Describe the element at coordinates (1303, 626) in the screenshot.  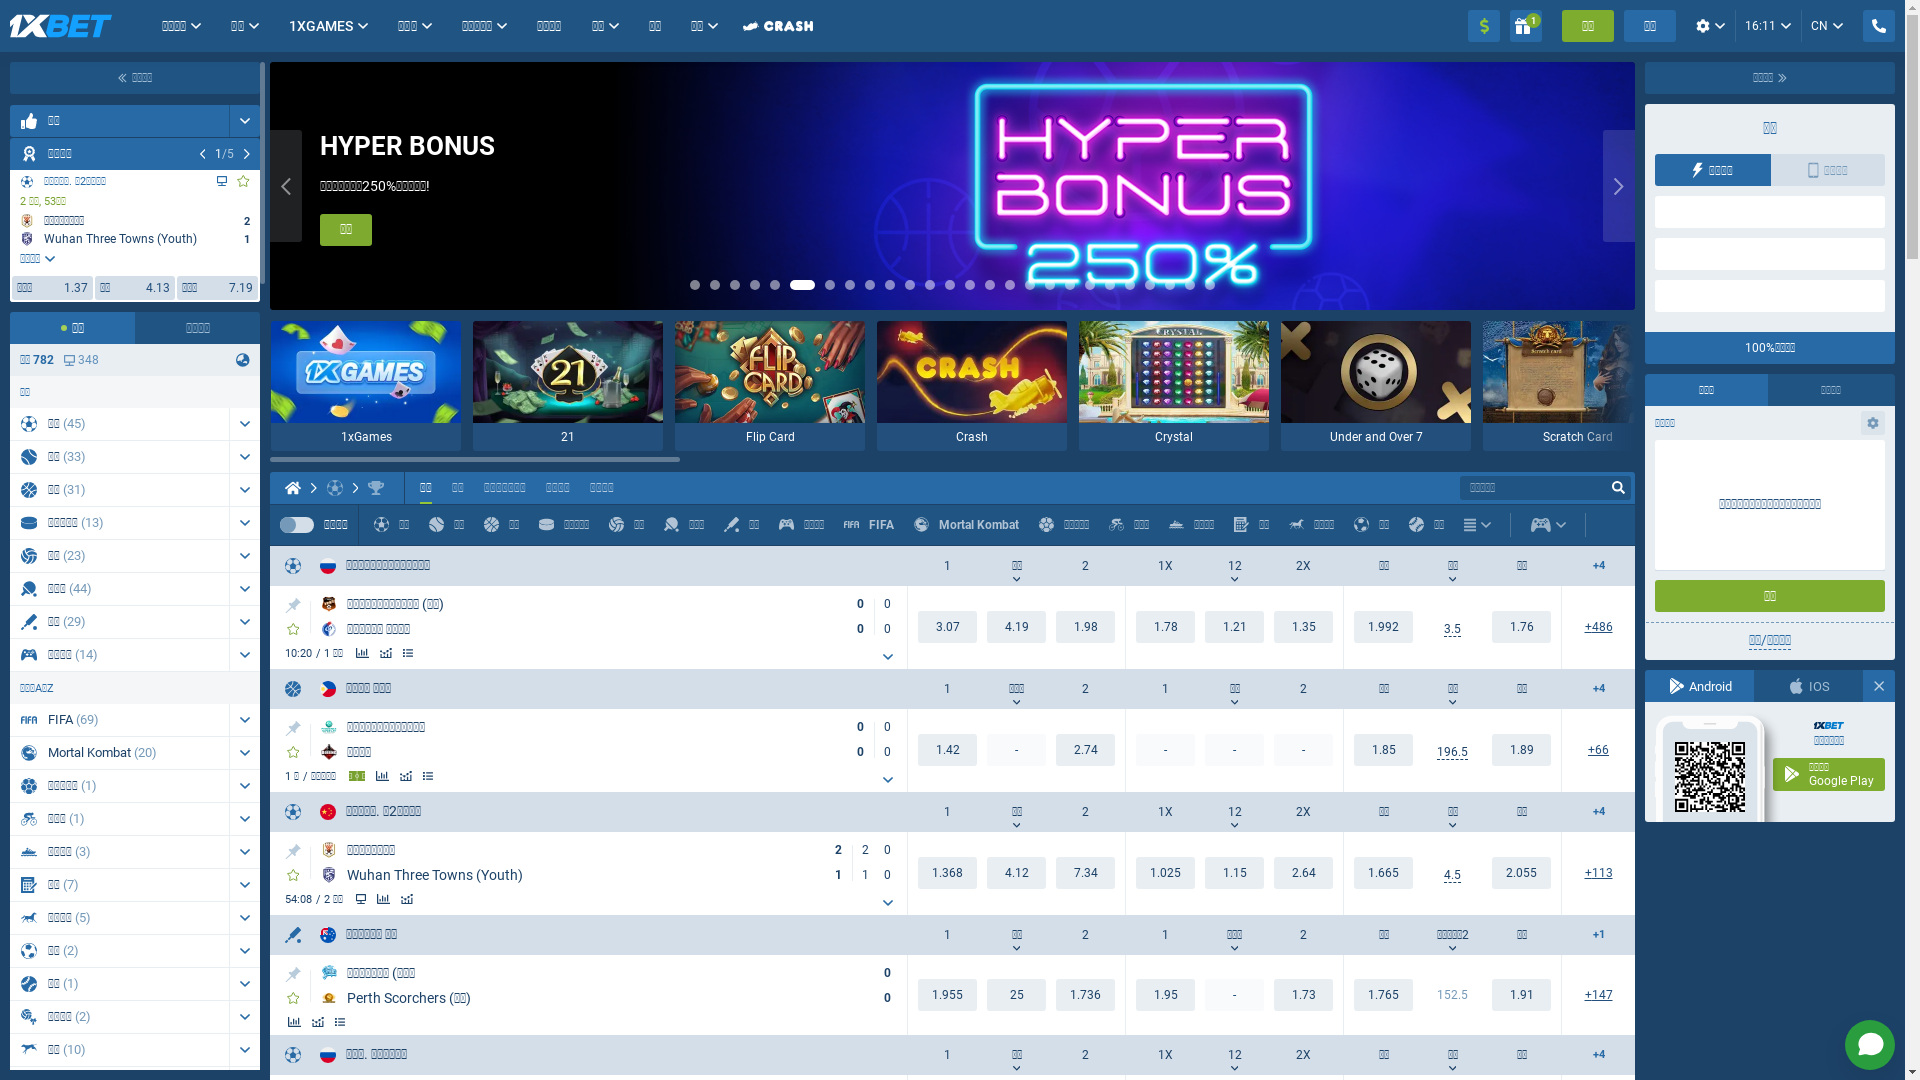
I see `'1.35'` at that location.